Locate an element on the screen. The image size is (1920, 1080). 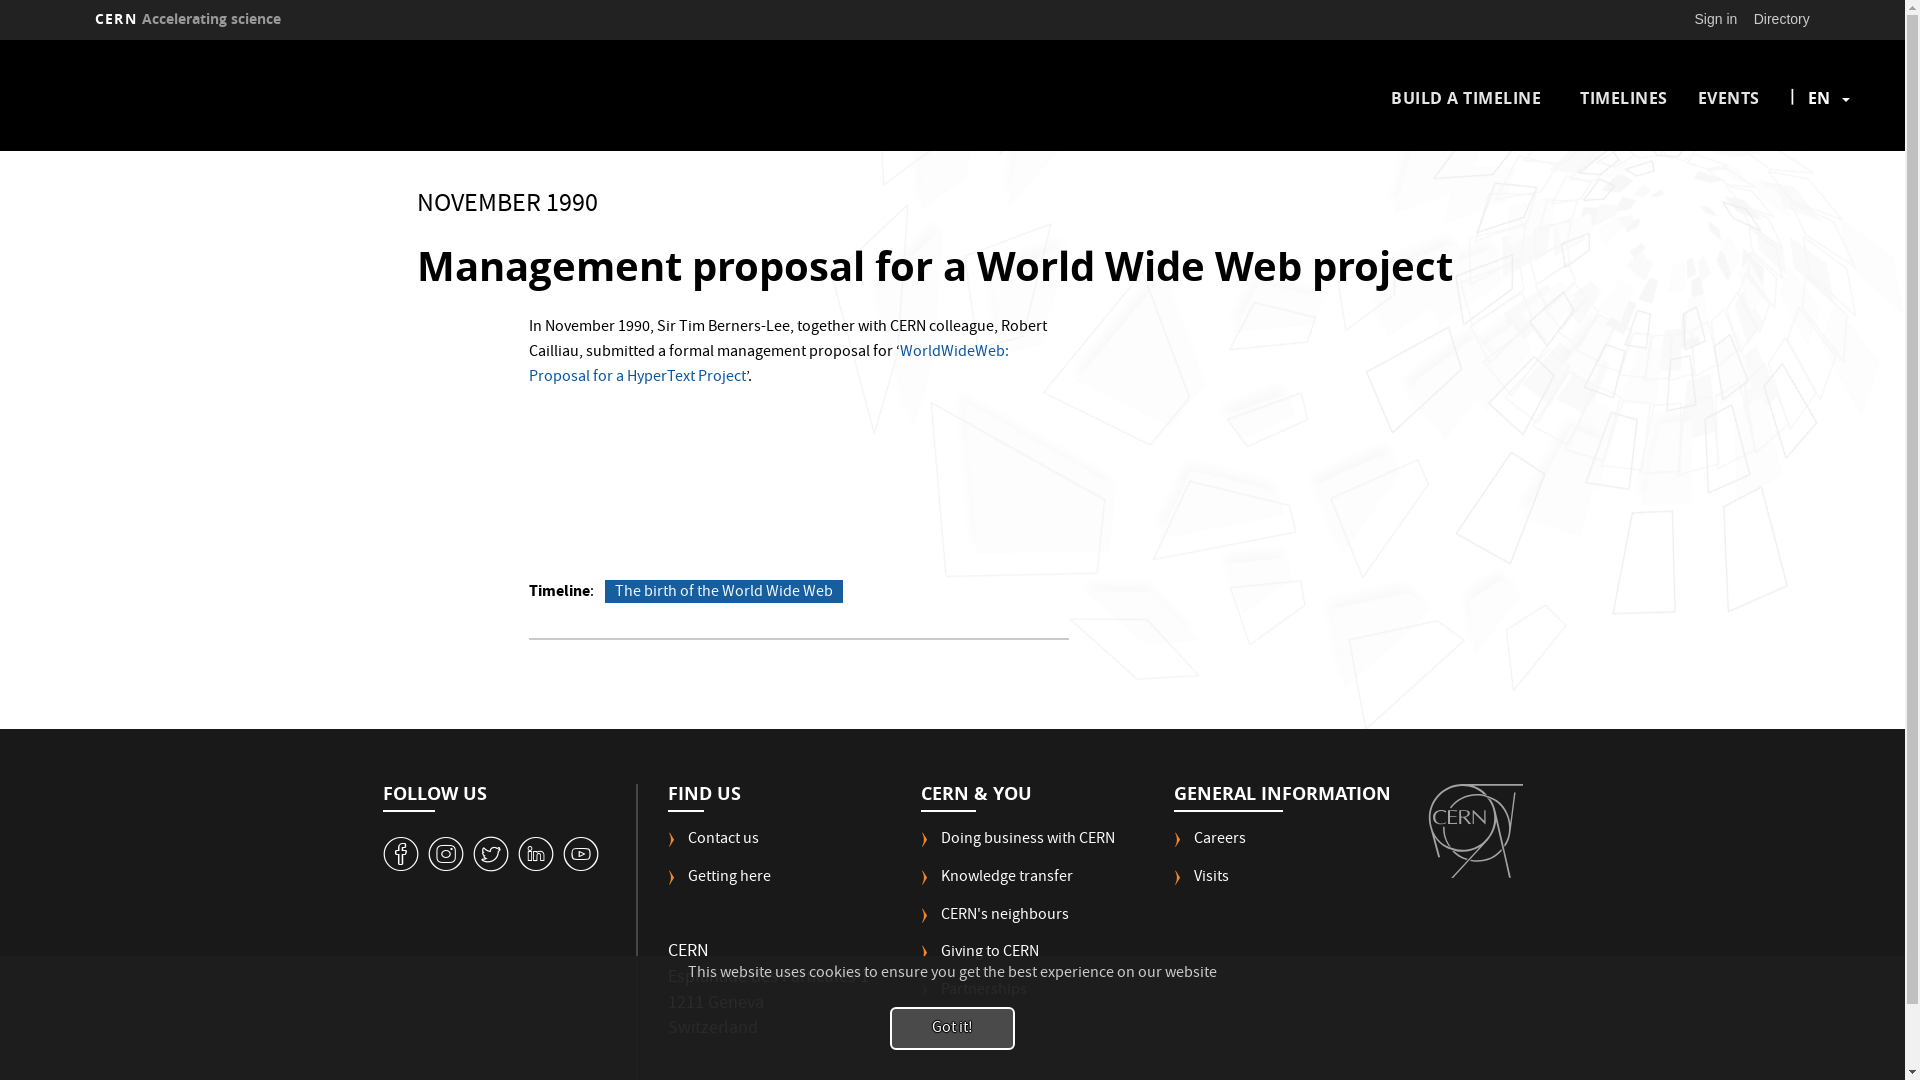
'Partnerships' is located at coordinates (974, 999).